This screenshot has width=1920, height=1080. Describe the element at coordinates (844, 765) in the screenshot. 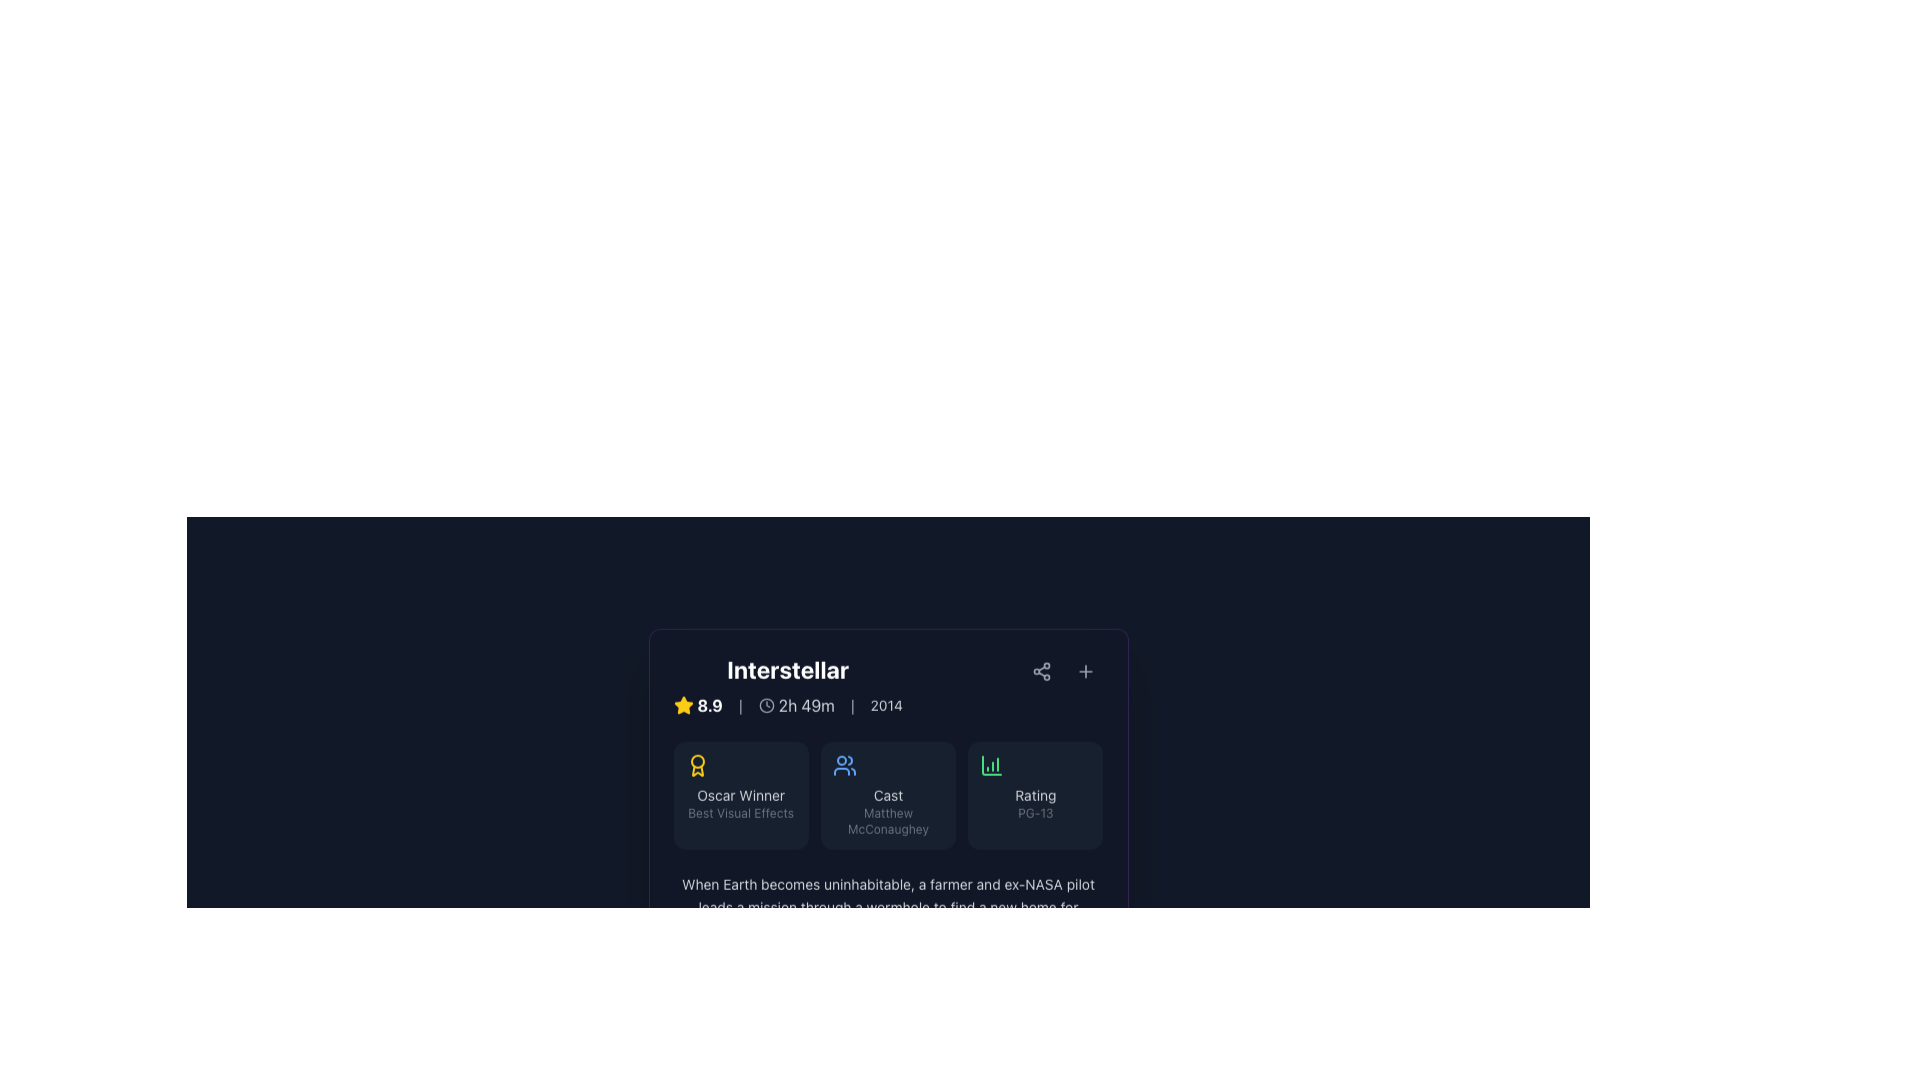

I see `the small light blue icon resembling a group of people located in the 'Cast' section, to the left of the text 'Cast'` at that location.